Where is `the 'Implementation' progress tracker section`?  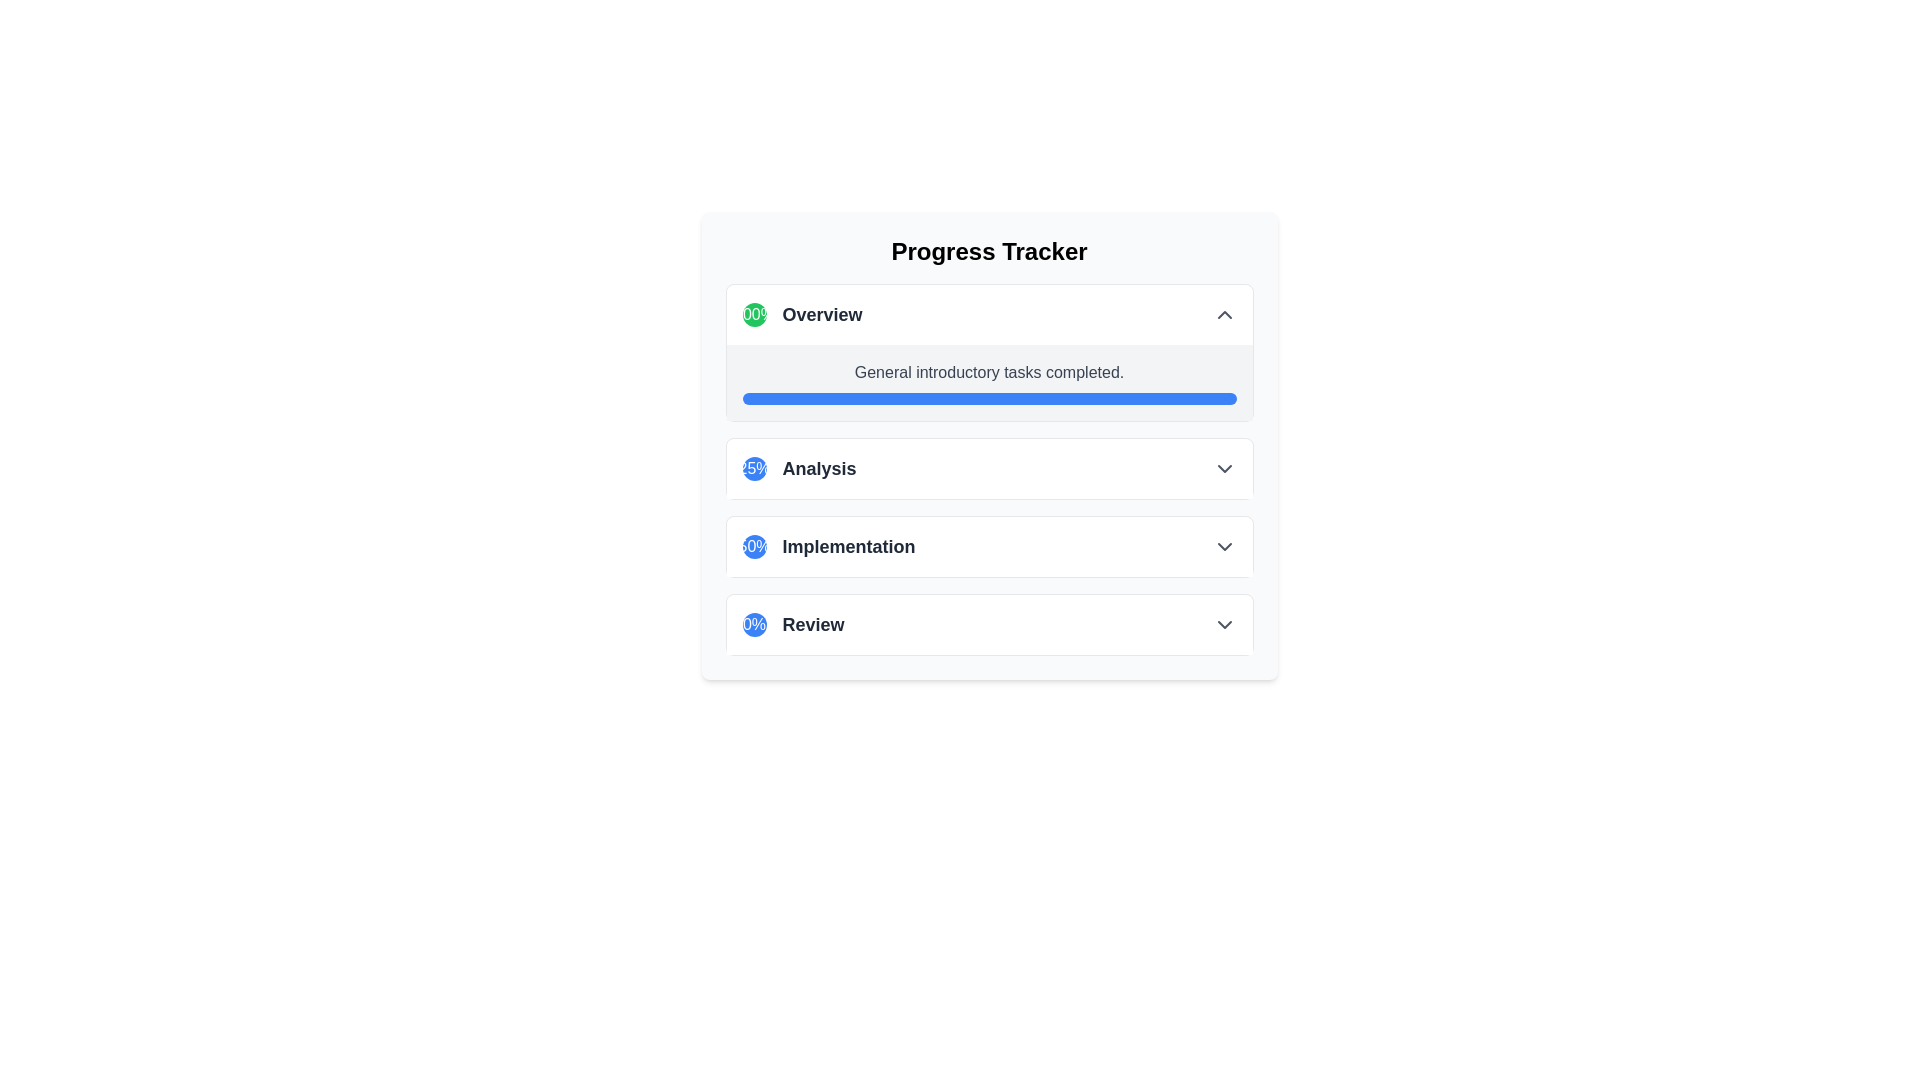 the 'Implementation' progress tracker section is located at coordinates (989, 547).